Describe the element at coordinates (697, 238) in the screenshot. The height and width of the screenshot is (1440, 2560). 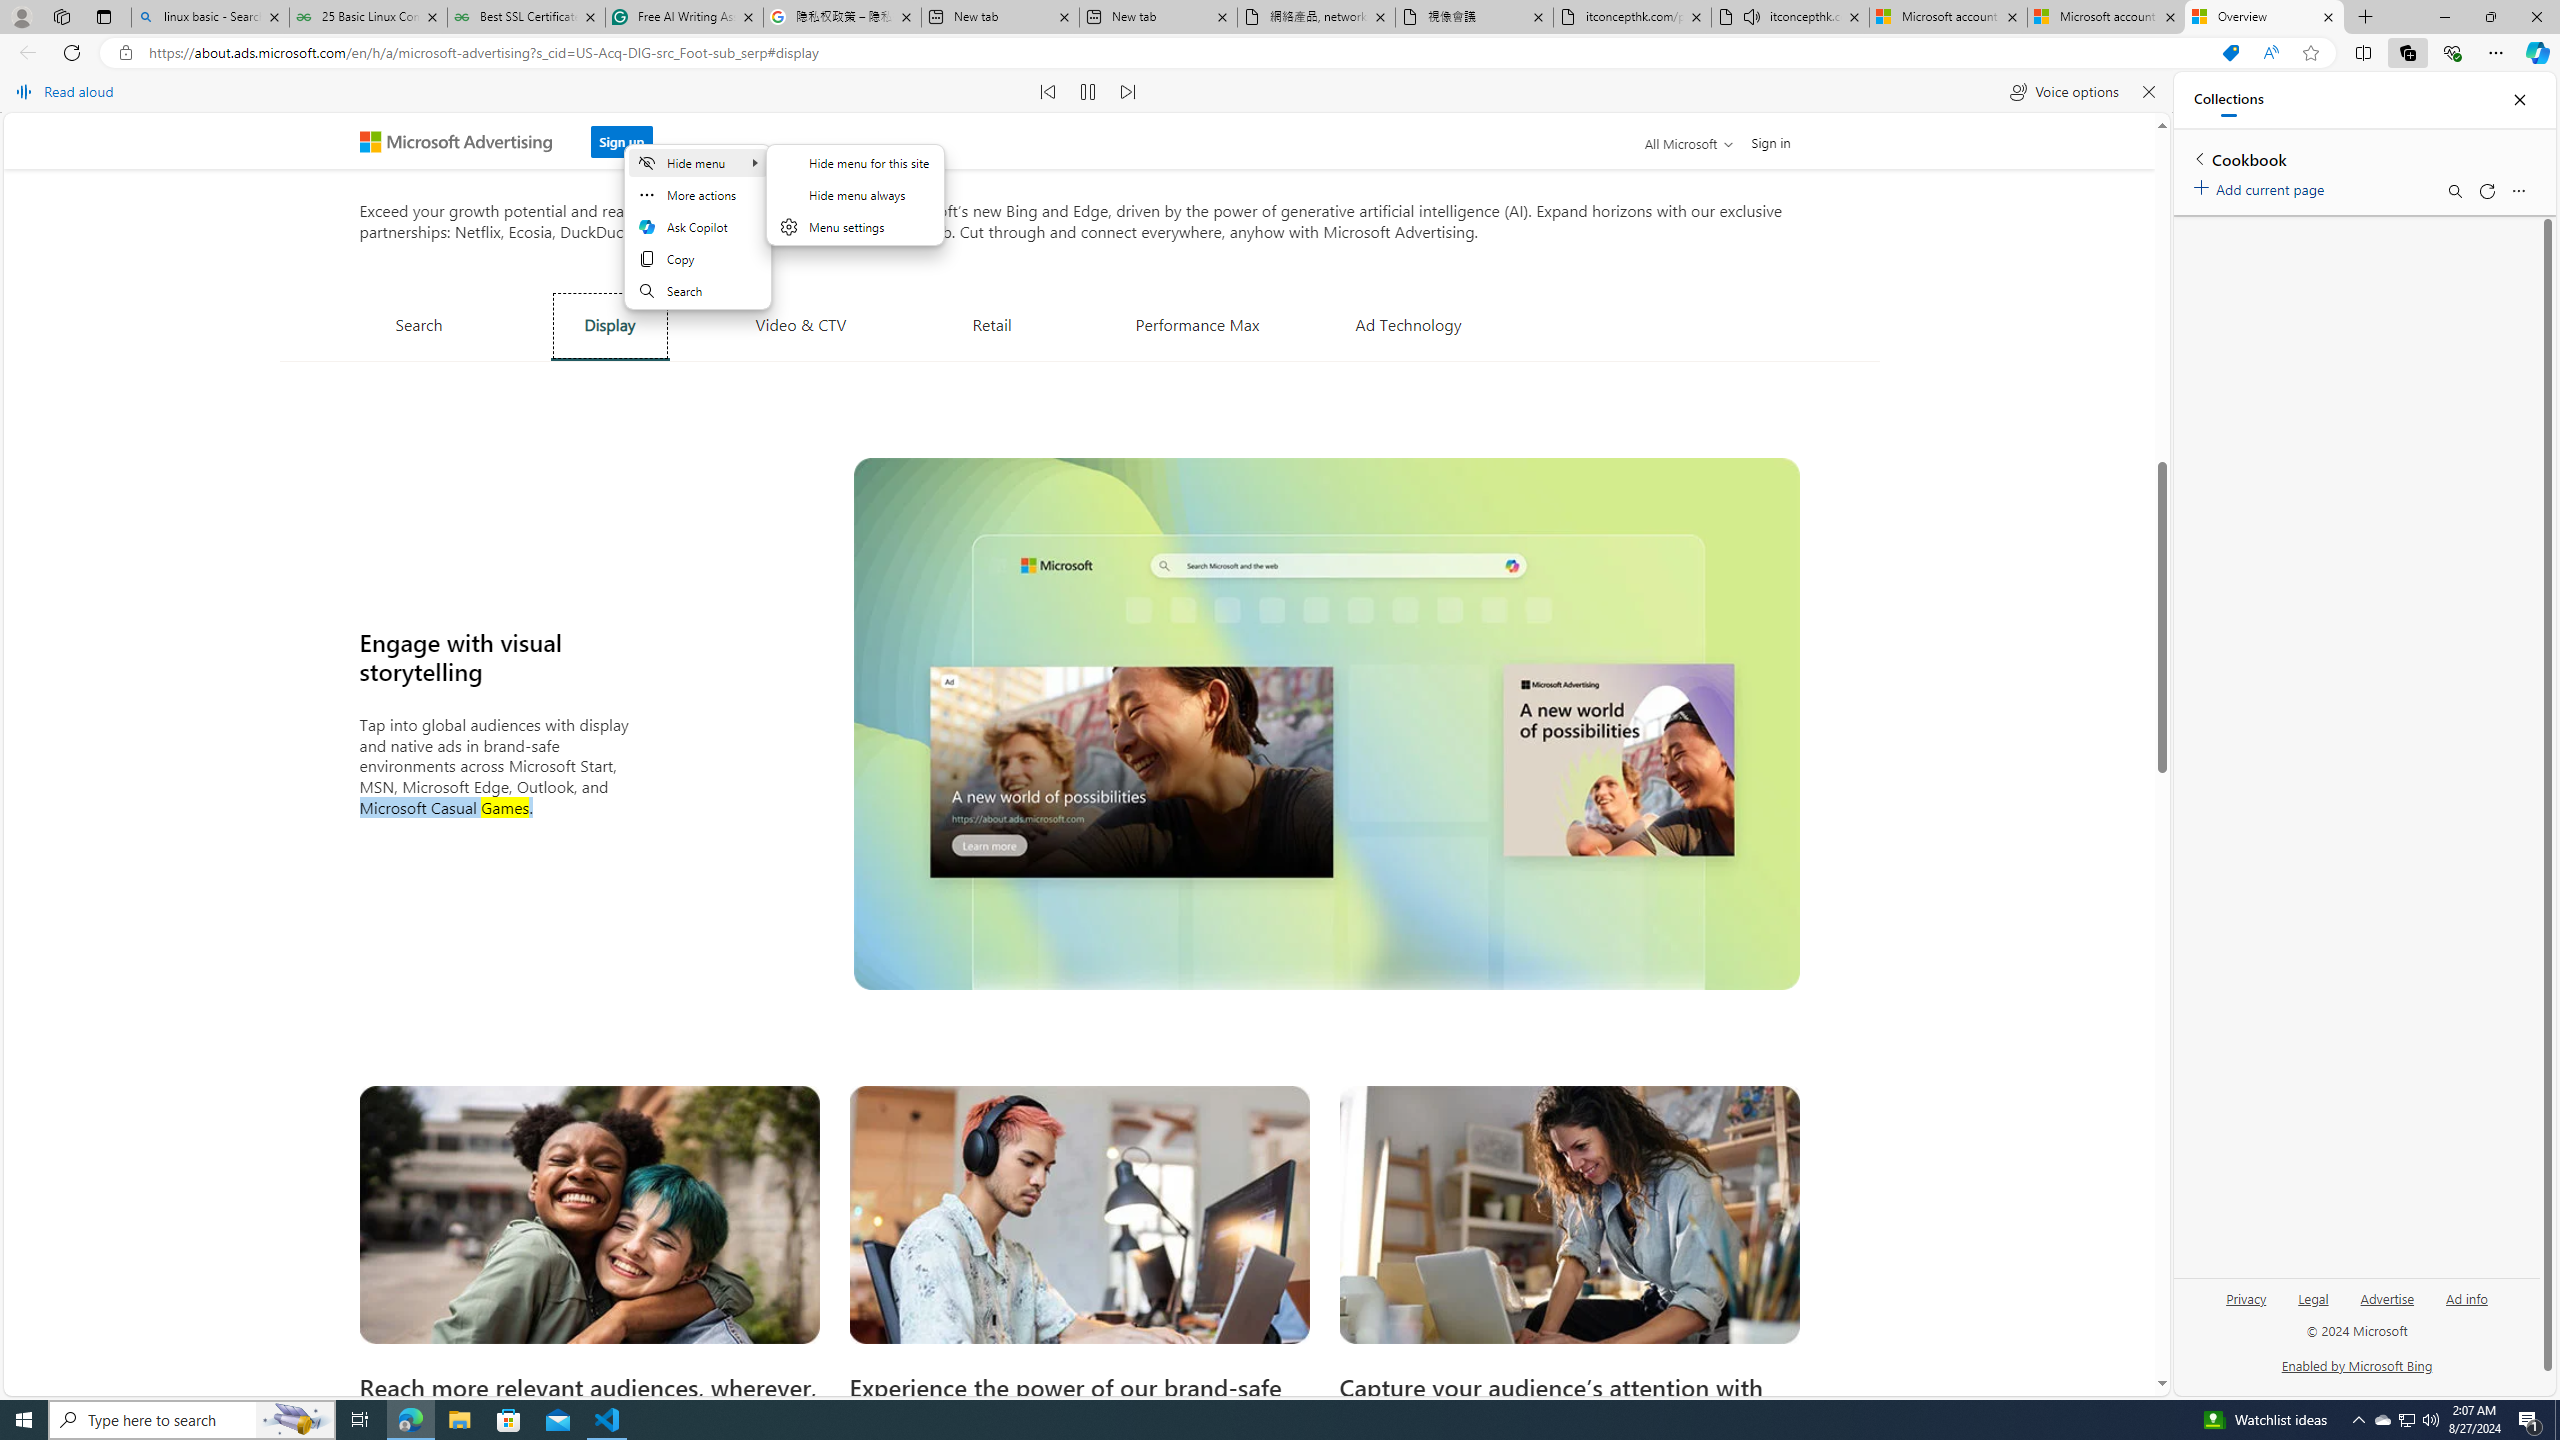
I see `'Mini menu on text selection'` at that location.